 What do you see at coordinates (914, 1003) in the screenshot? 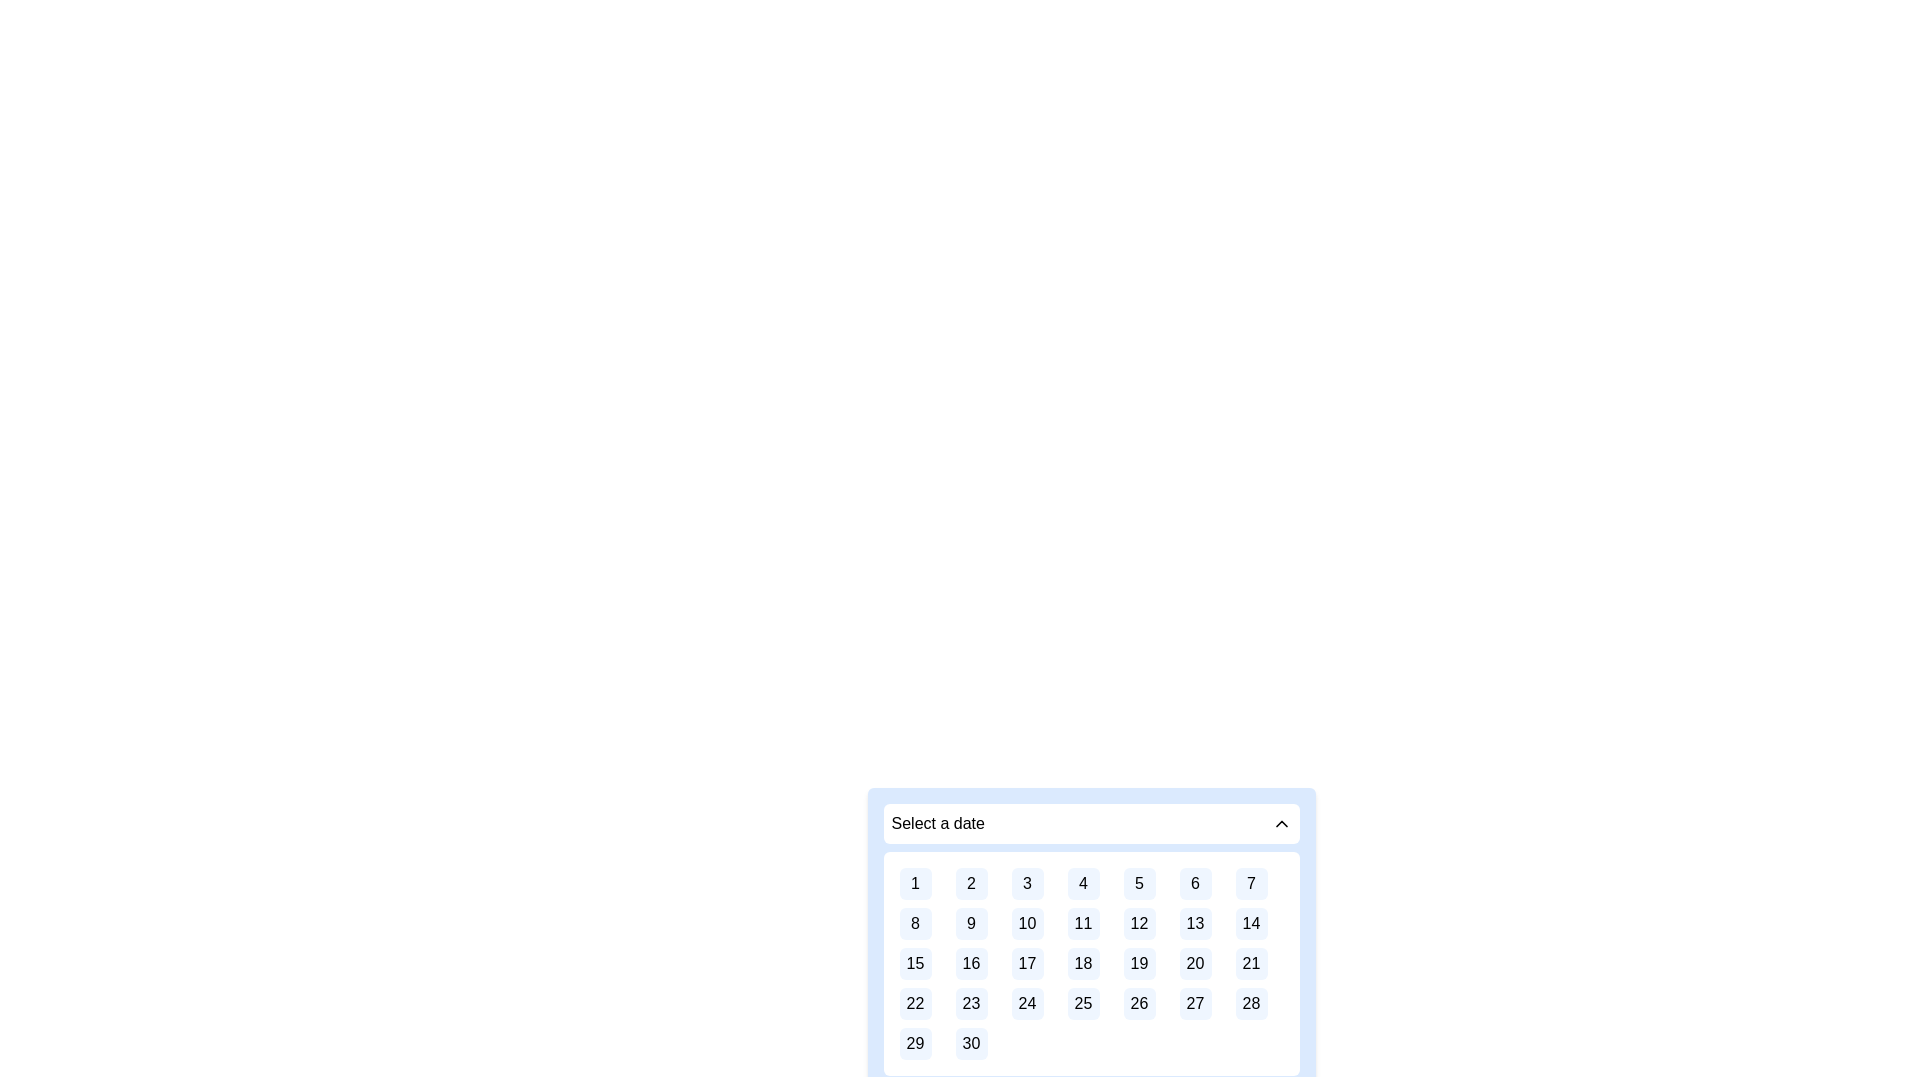
I see `the clickable calendar date button representing the 22nd in the date picker interface, located in the 5th row, 1st column of the grid` at bounding box center [914, 1003].